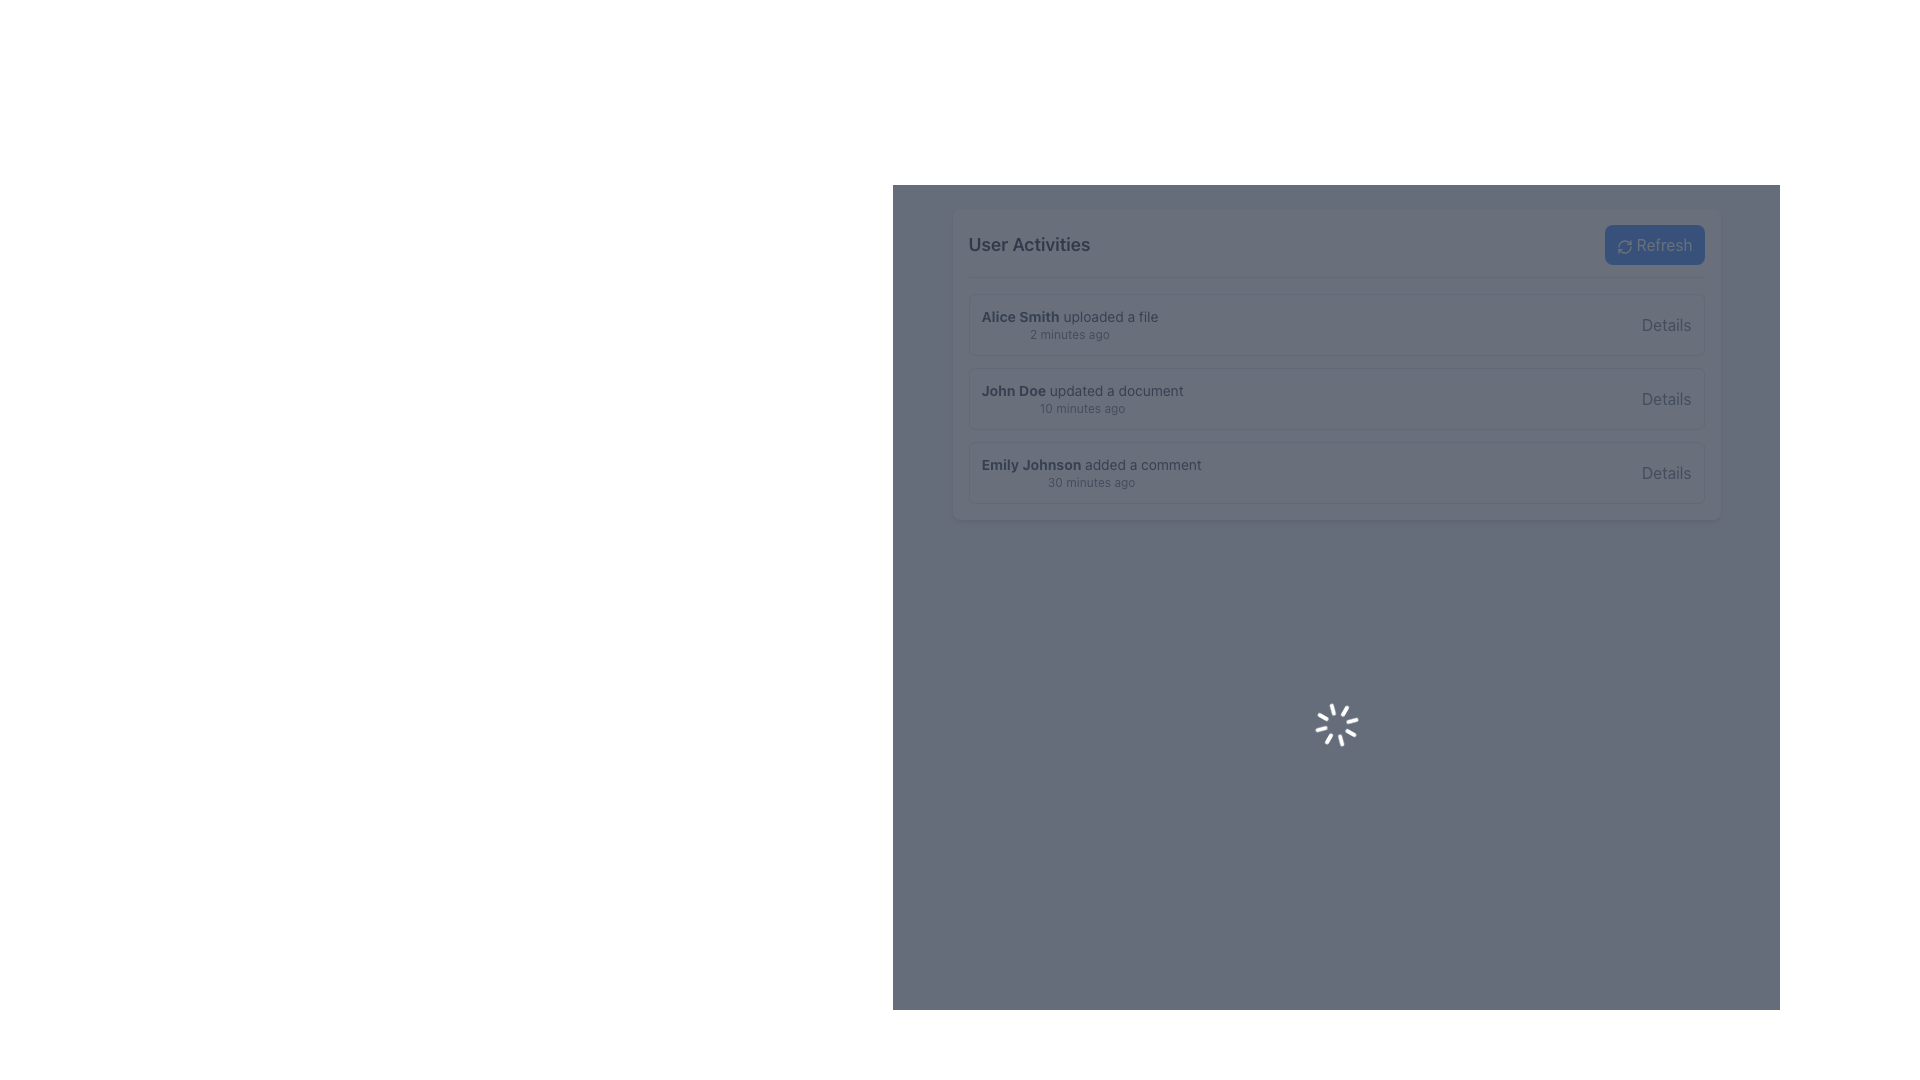  Describe the element at coordinates (1068, 315) in the screenshot. I see `the text snippet styled in a small font and gray color that reads 'Alice Smith uploaded a file', located in the first row of the User Activities feed, above the timestamp '2 minutes ago'` at that location.